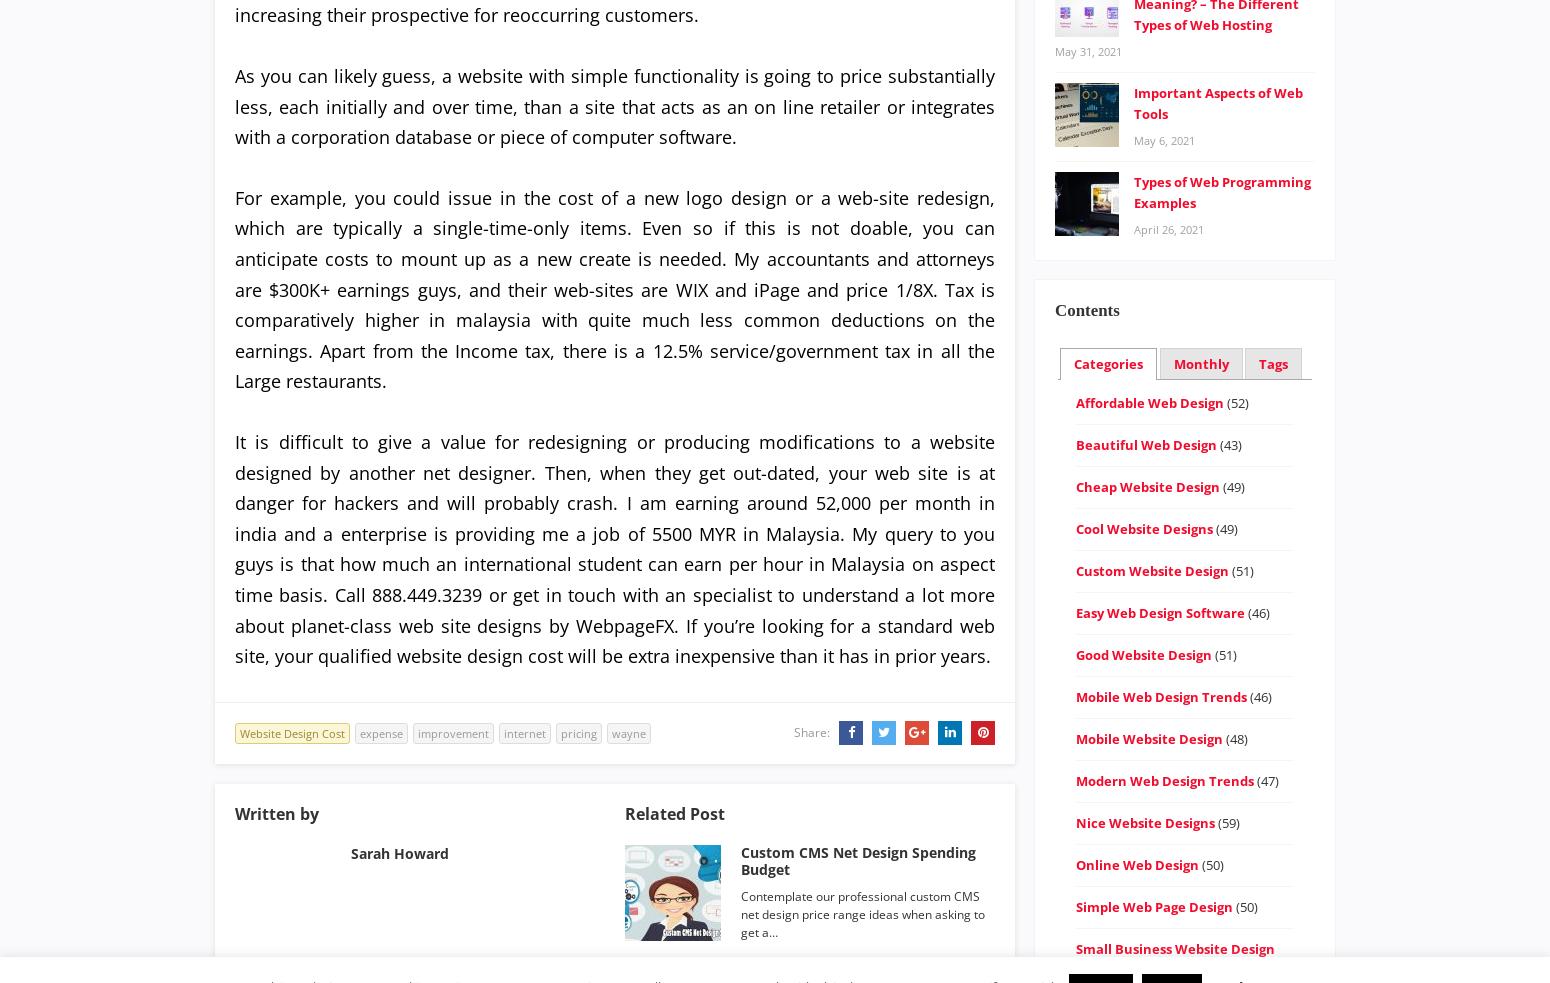  What do you see at coordinates (1132, 191) in the screenshot?
I see `'Types of Web Programming Examples'` at bounding box center [1132, 191].